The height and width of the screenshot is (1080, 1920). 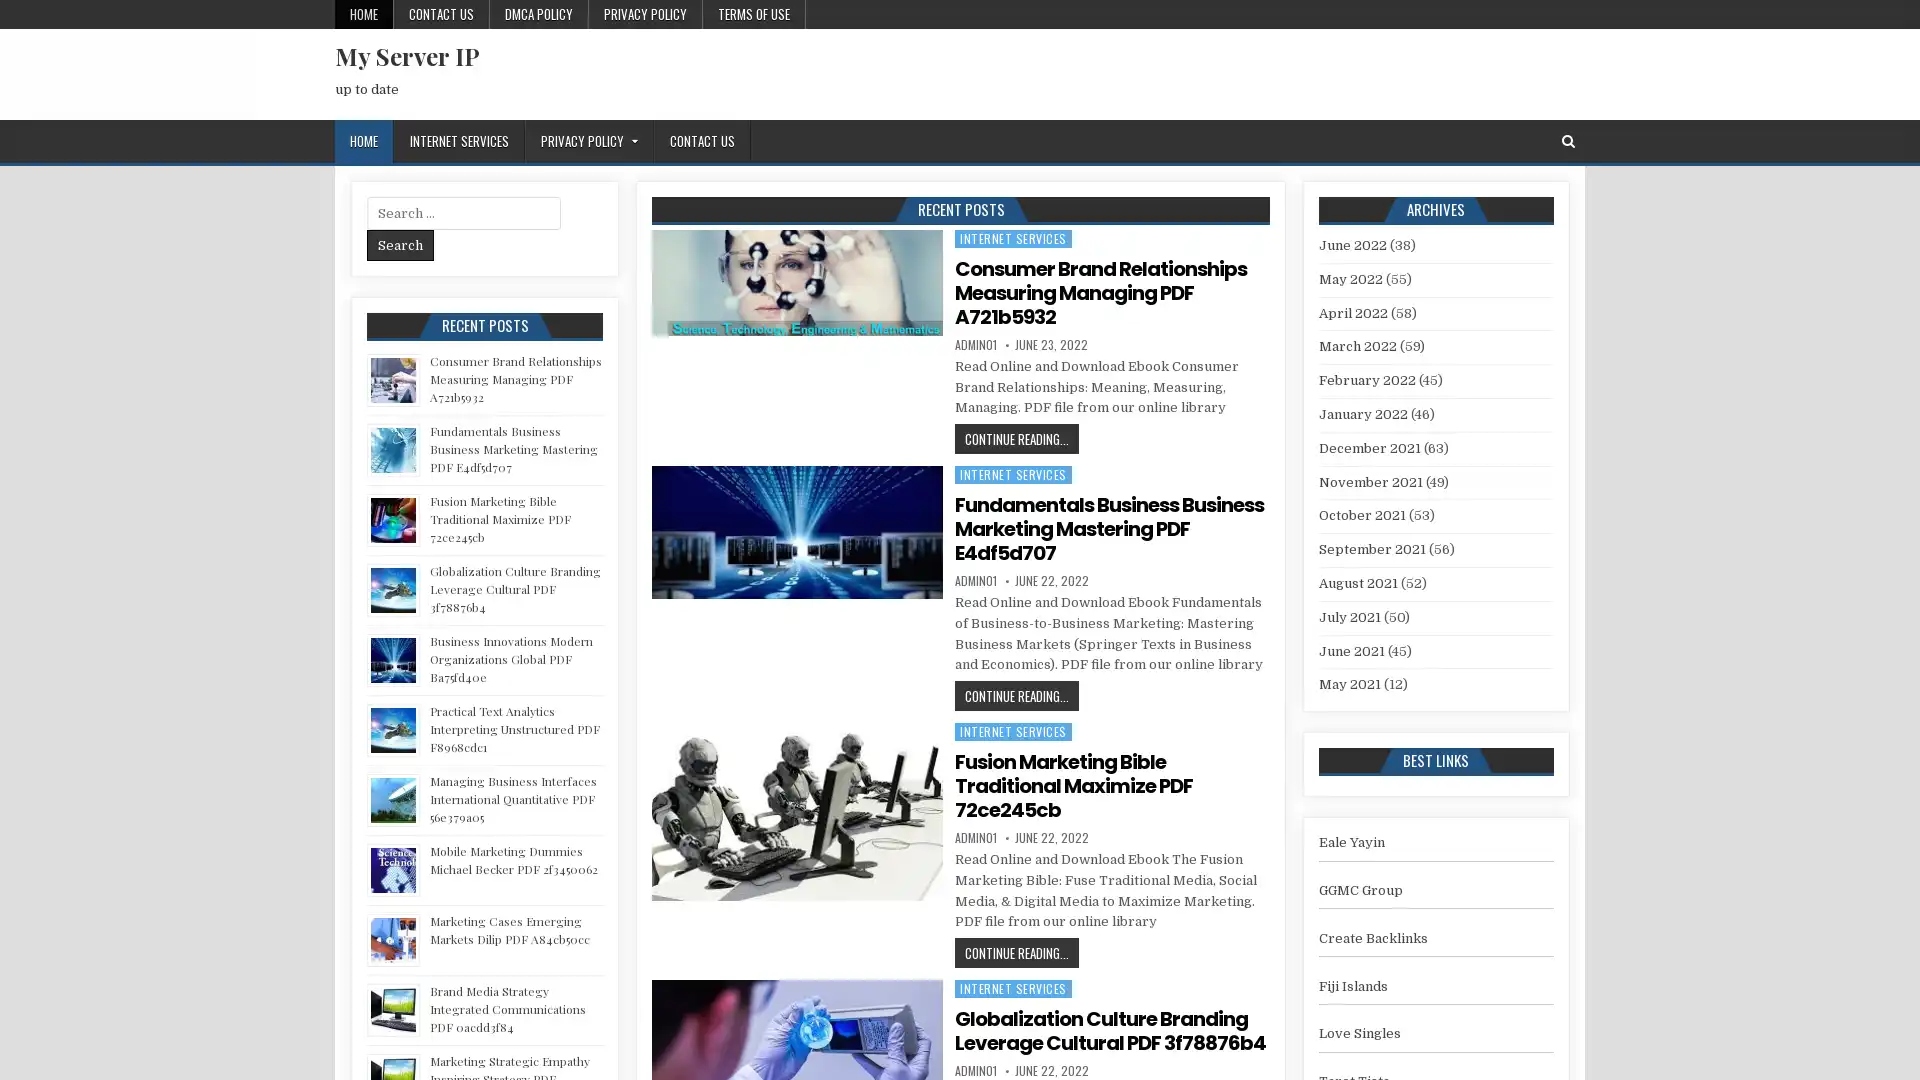 What do you see at coordinates (400, 244) in the screenshot?
I see `Search` at bounding box center [400, 244].